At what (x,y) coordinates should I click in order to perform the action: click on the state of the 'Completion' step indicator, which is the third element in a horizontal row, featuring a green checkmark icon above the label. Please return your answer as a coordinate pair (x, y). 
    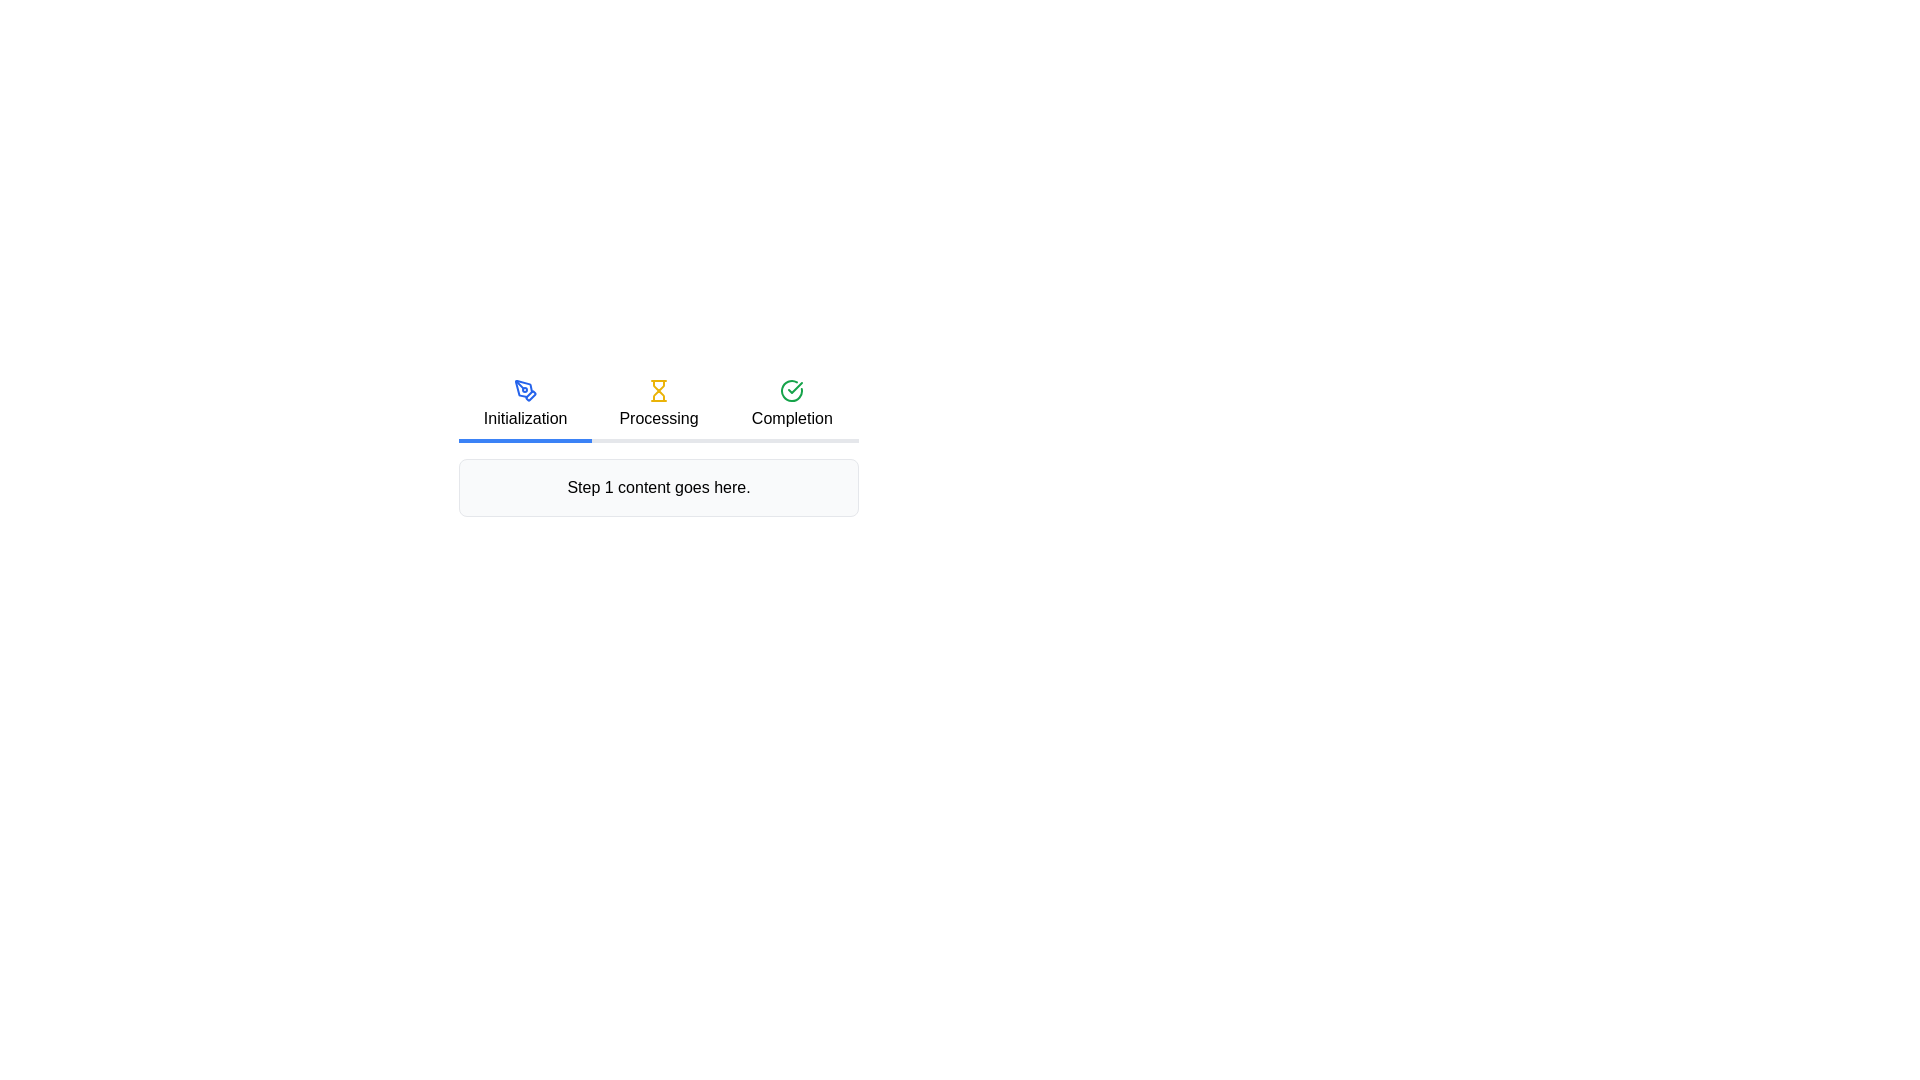
    Looking at the image, I should click on (791, 406).